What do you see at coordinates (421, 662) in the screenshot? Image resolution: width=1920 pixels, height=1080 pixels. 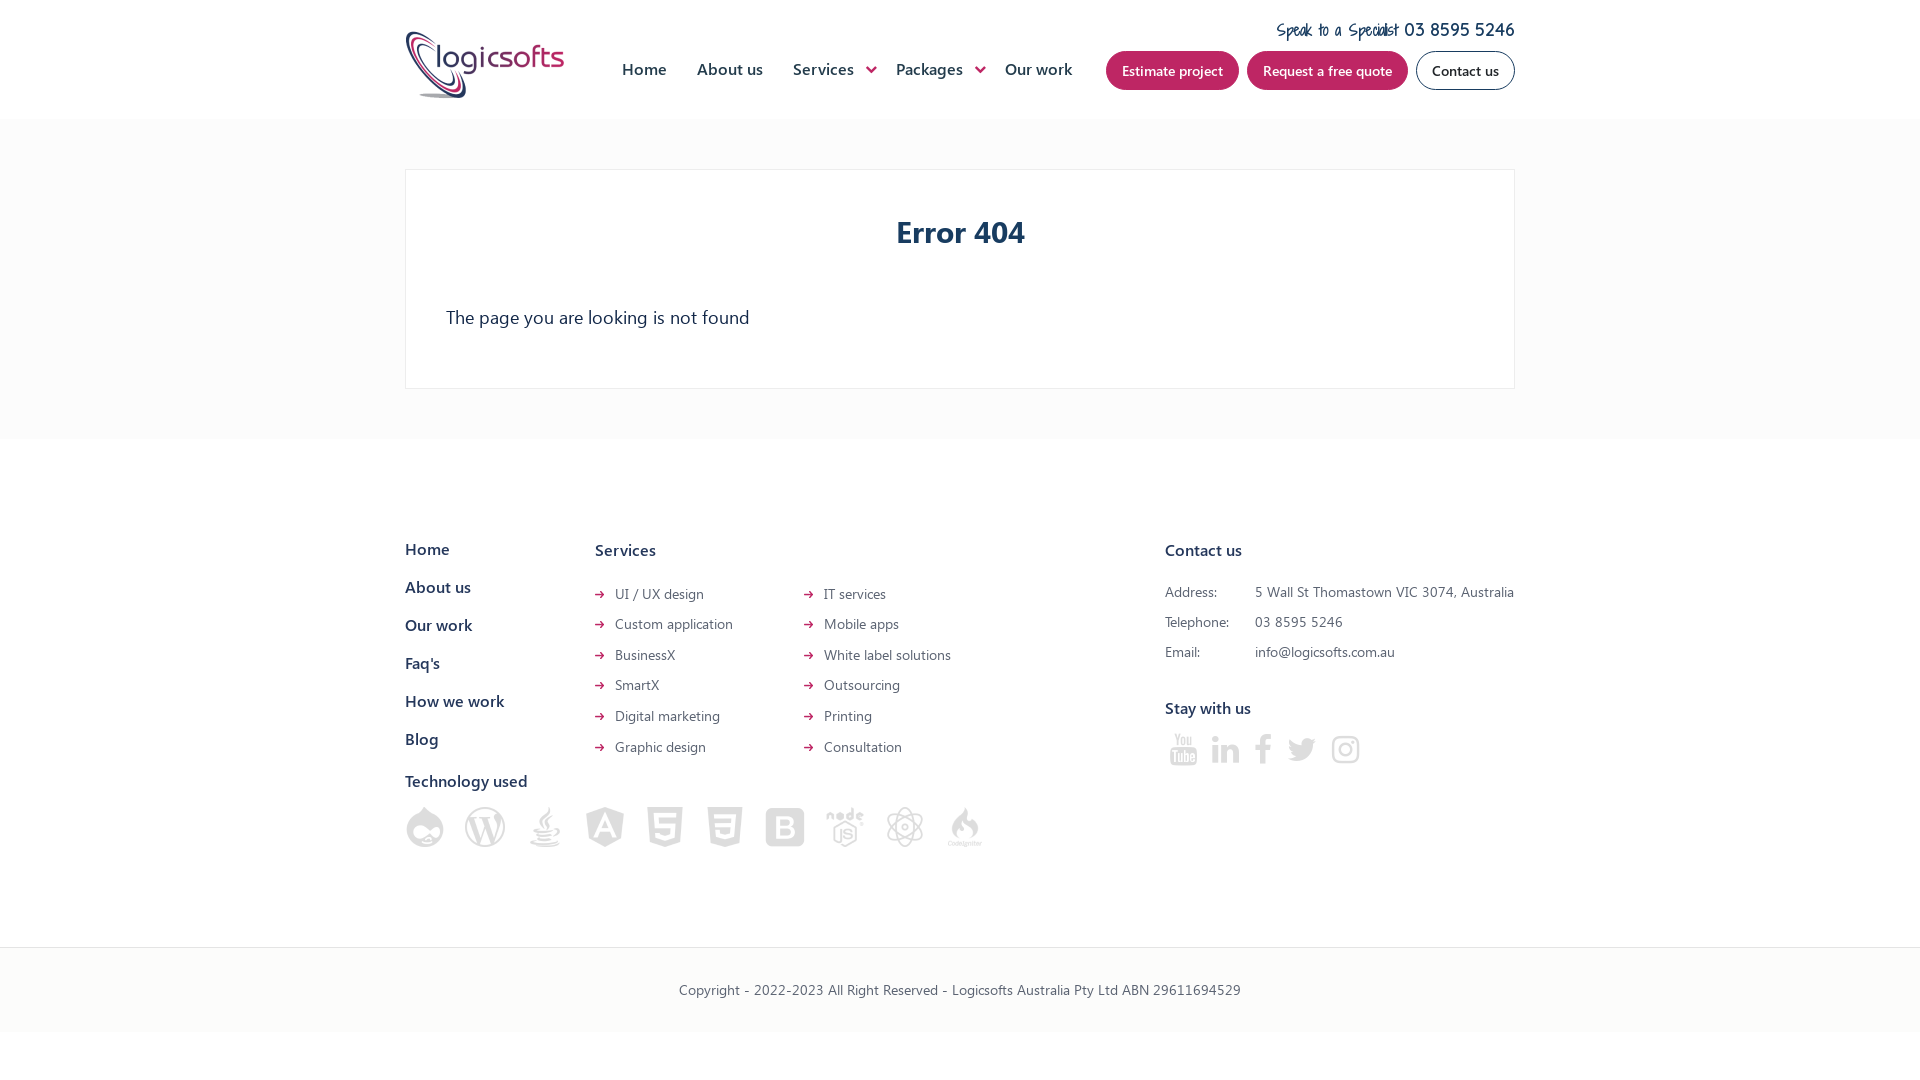 I see `'Faq's'` at bounding box center [421, 662].